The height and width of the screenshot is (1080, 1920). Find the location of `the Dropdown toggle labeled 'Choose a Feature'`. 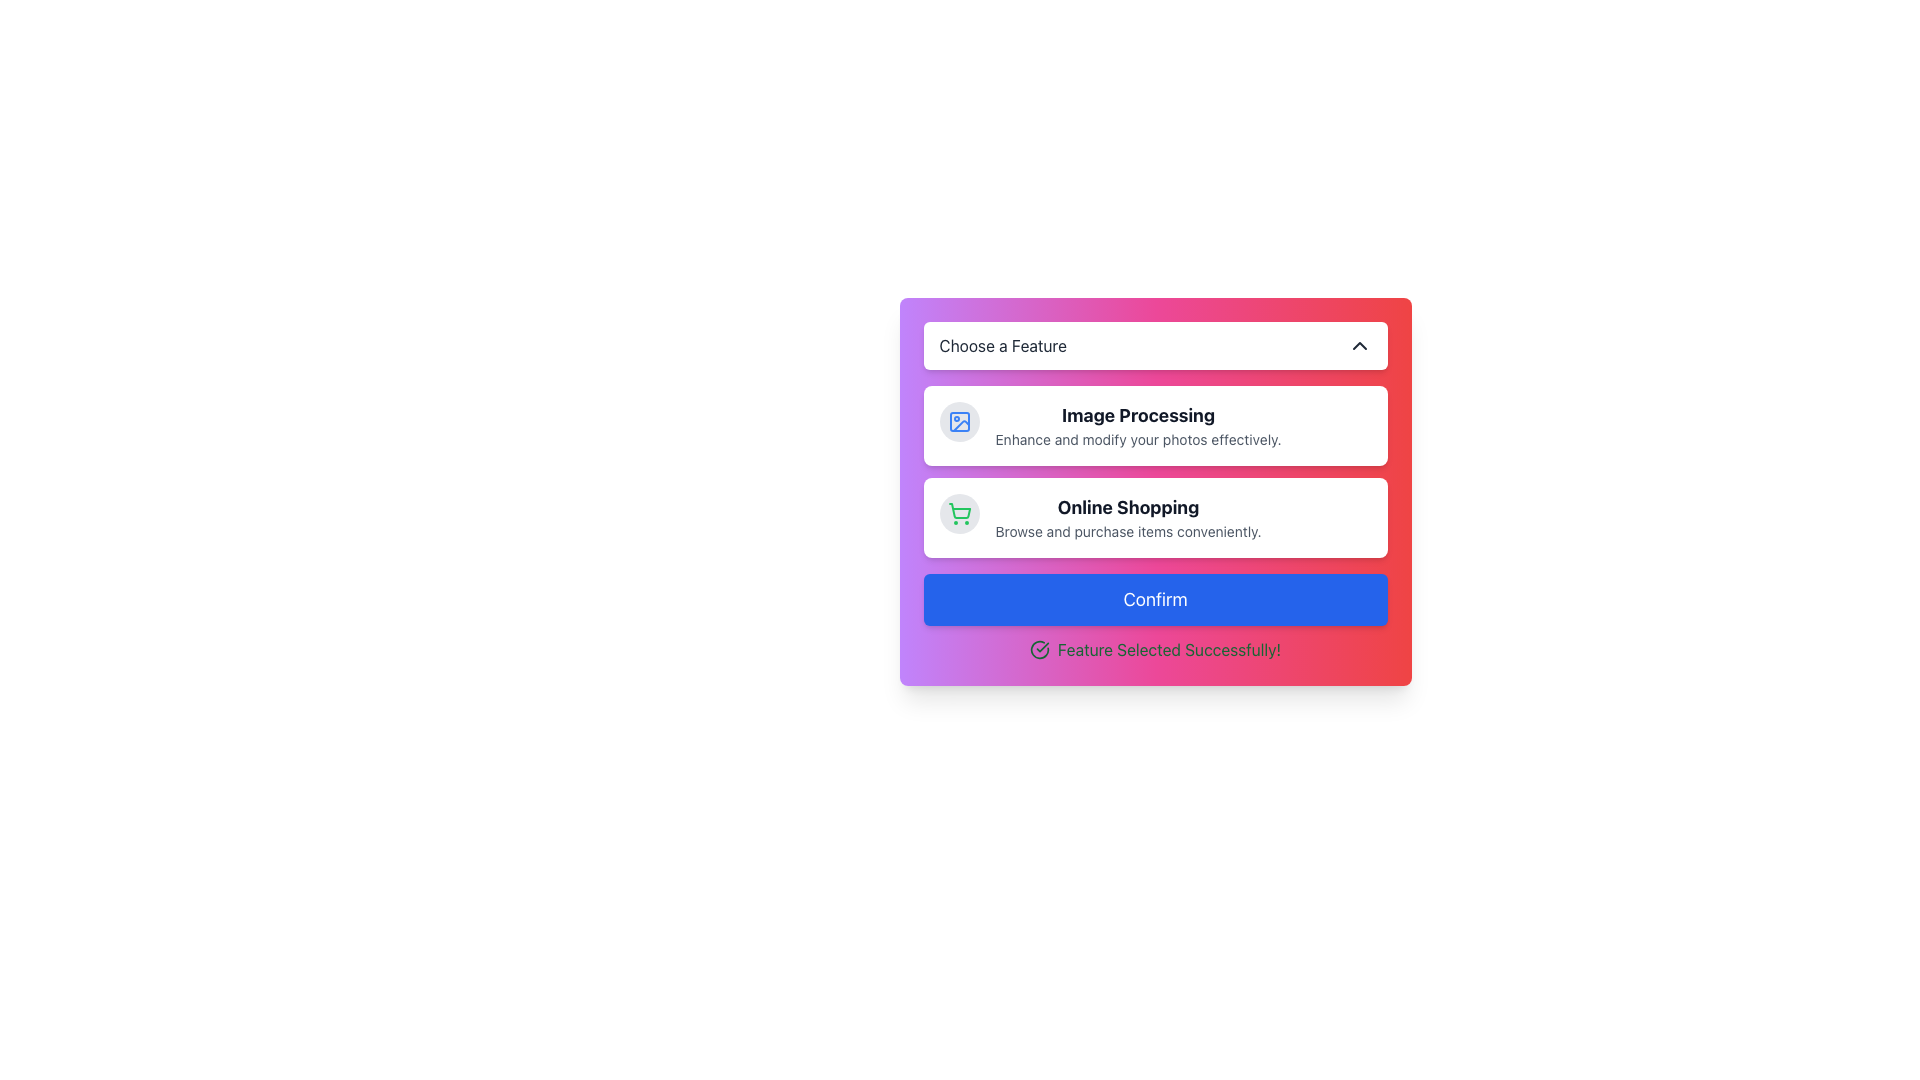

the Dropdown toggle labeled 'Choose a Feature' is located at coordinates (1155, 345).